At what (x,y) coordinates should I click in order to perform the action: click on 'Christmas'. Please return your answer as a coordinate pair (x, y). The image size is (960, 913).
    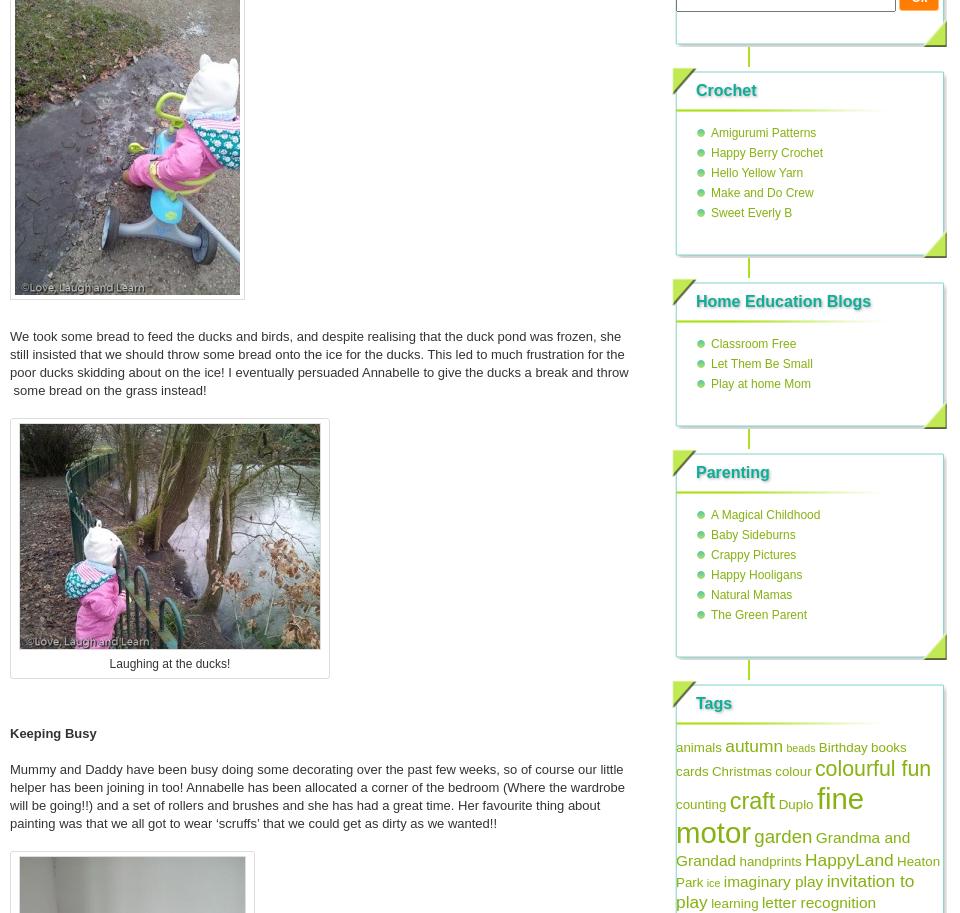
    Looking at the image, I should click on (710, 771).